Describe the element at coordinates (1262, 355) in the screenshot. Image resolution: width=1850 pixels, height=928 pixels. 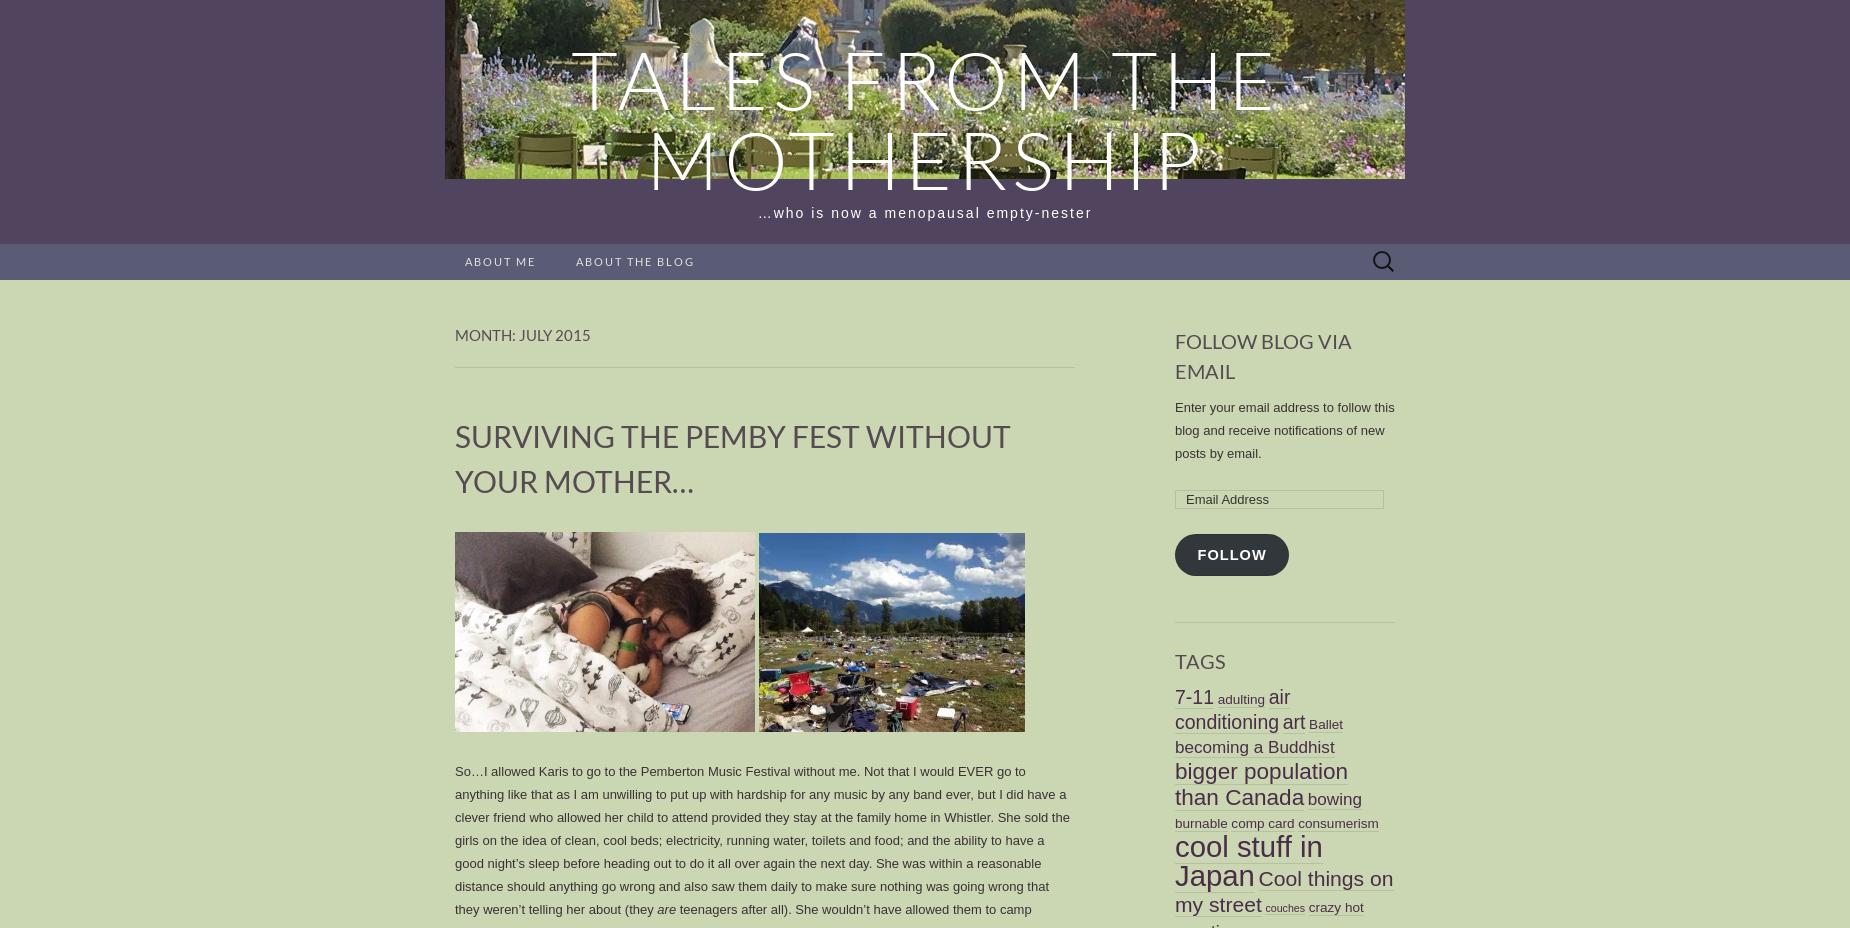
I see `'Follow Blog via Email'` at that location.